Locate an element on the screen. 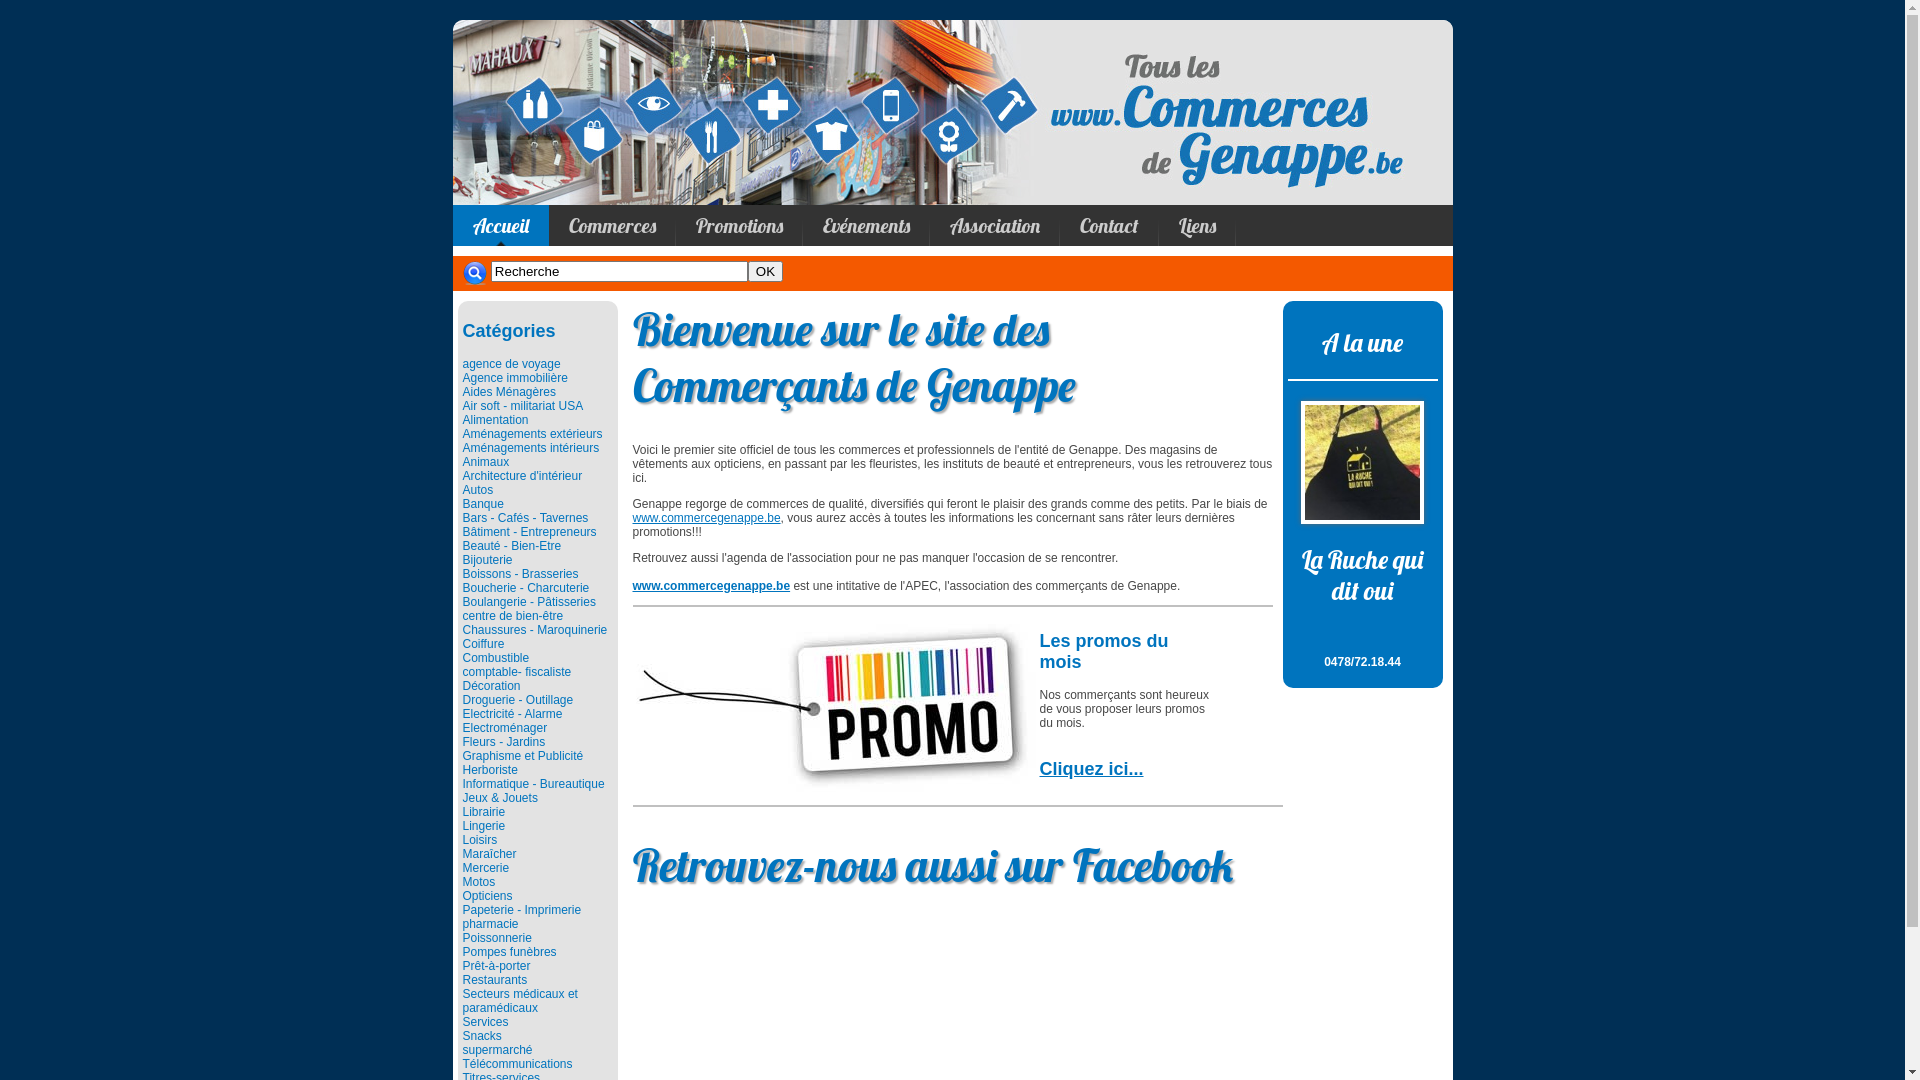 This screenshot has height=1080, width=1920. 'Alimentation' is located at coordinates (494, 419).